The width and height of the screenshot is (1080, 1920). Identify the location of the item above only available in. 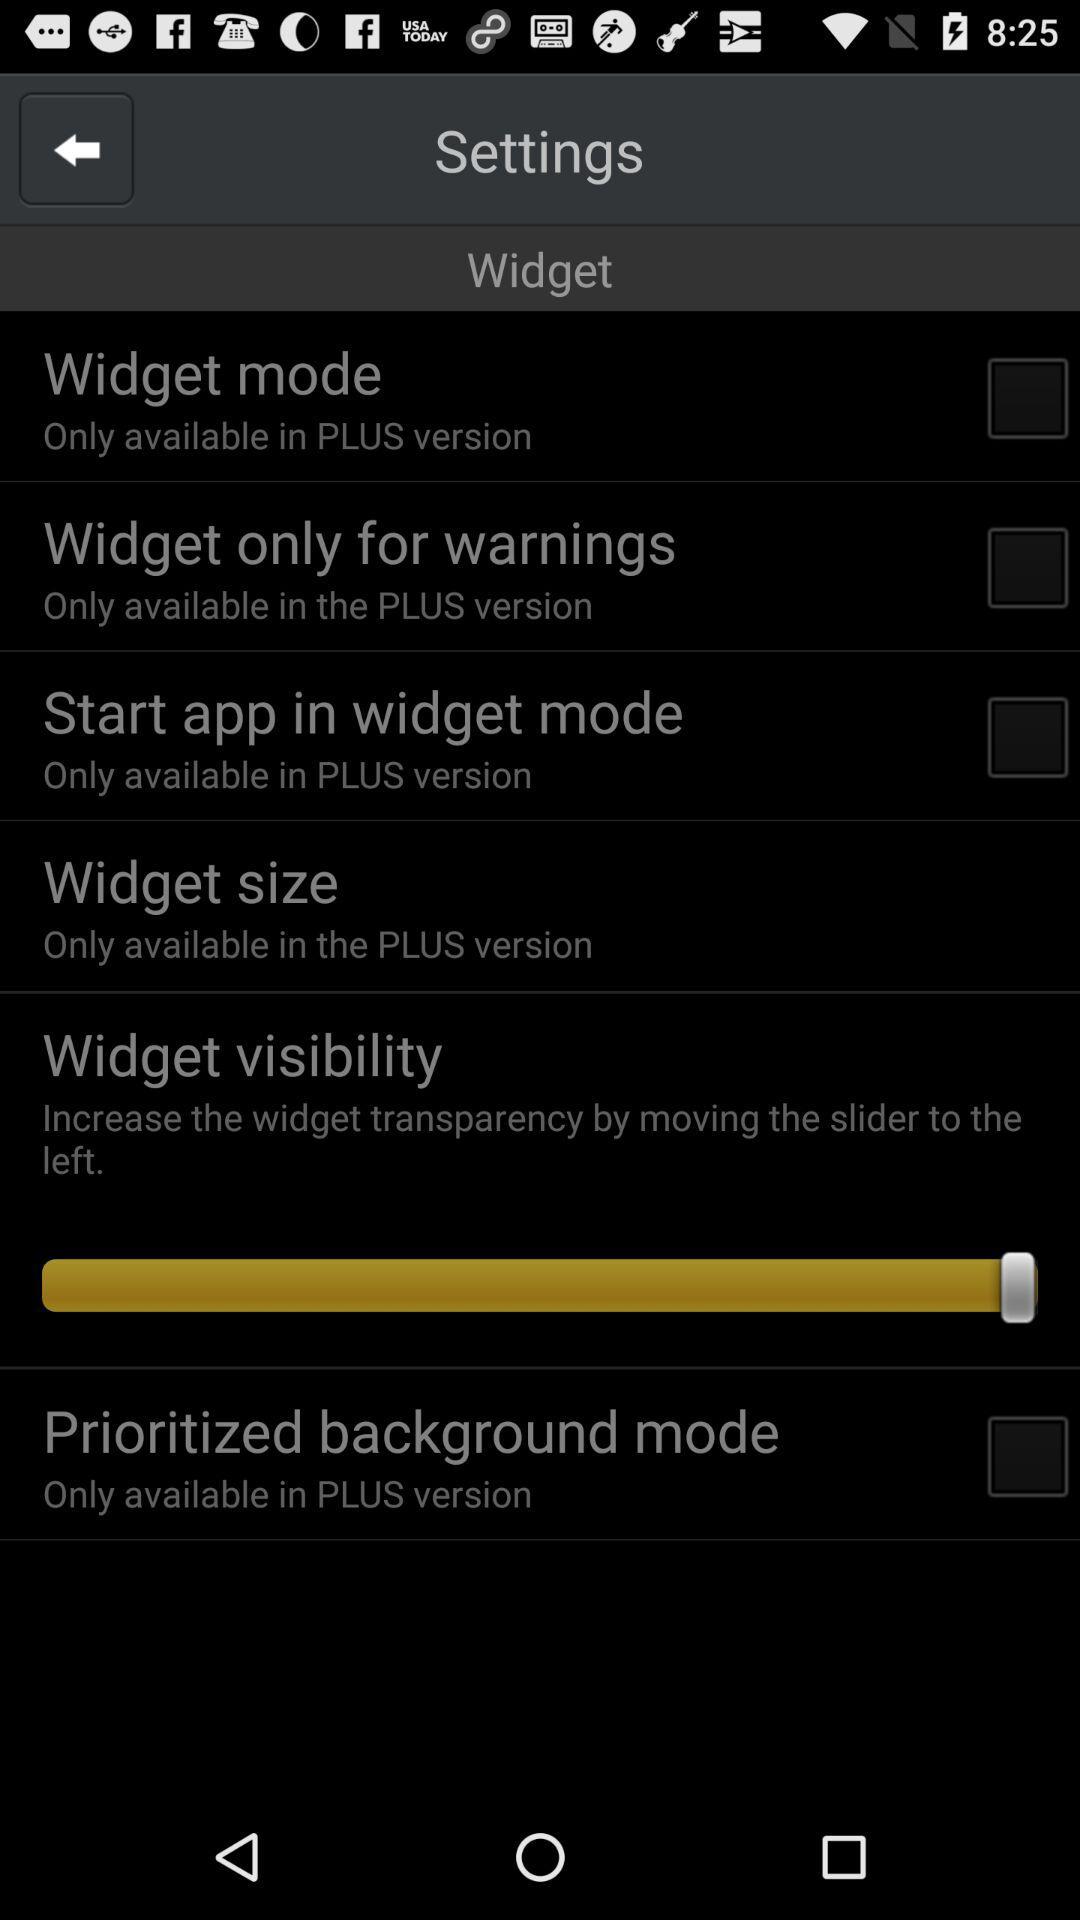
(190, 880).